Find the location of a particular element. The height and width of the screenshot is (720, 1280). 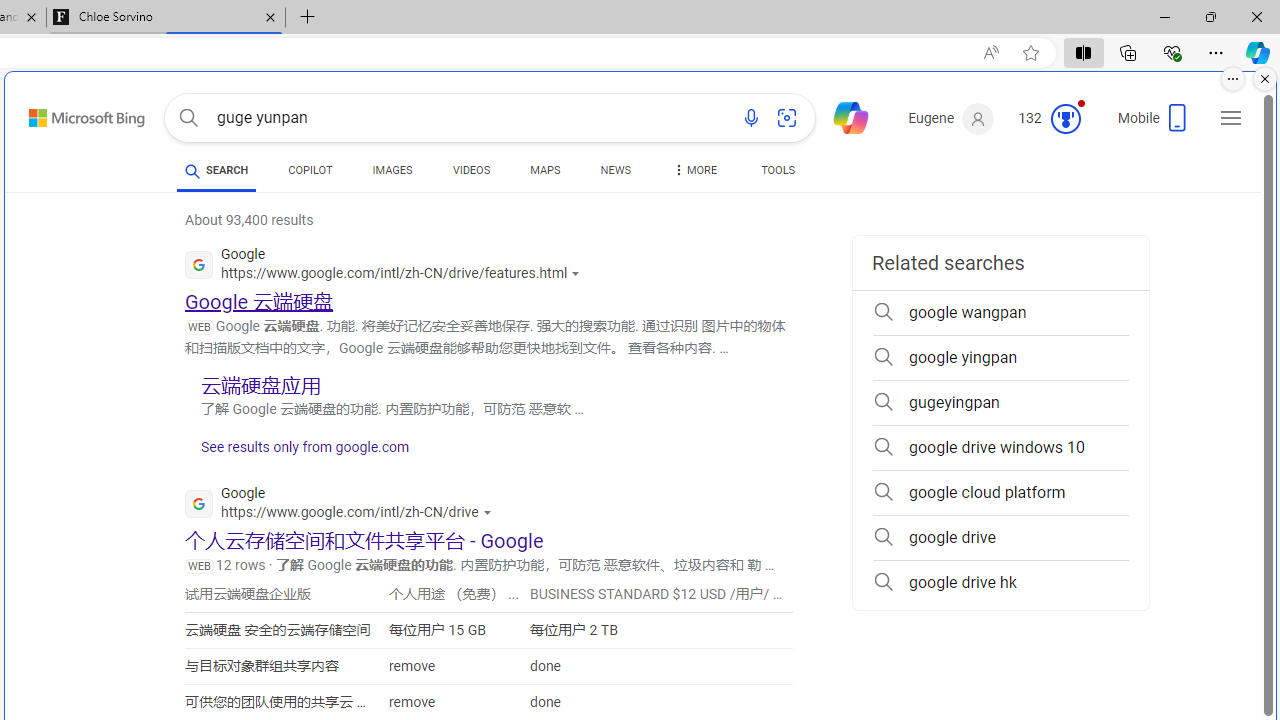

'Back to Bing search' is located at coordinates (74, 114).